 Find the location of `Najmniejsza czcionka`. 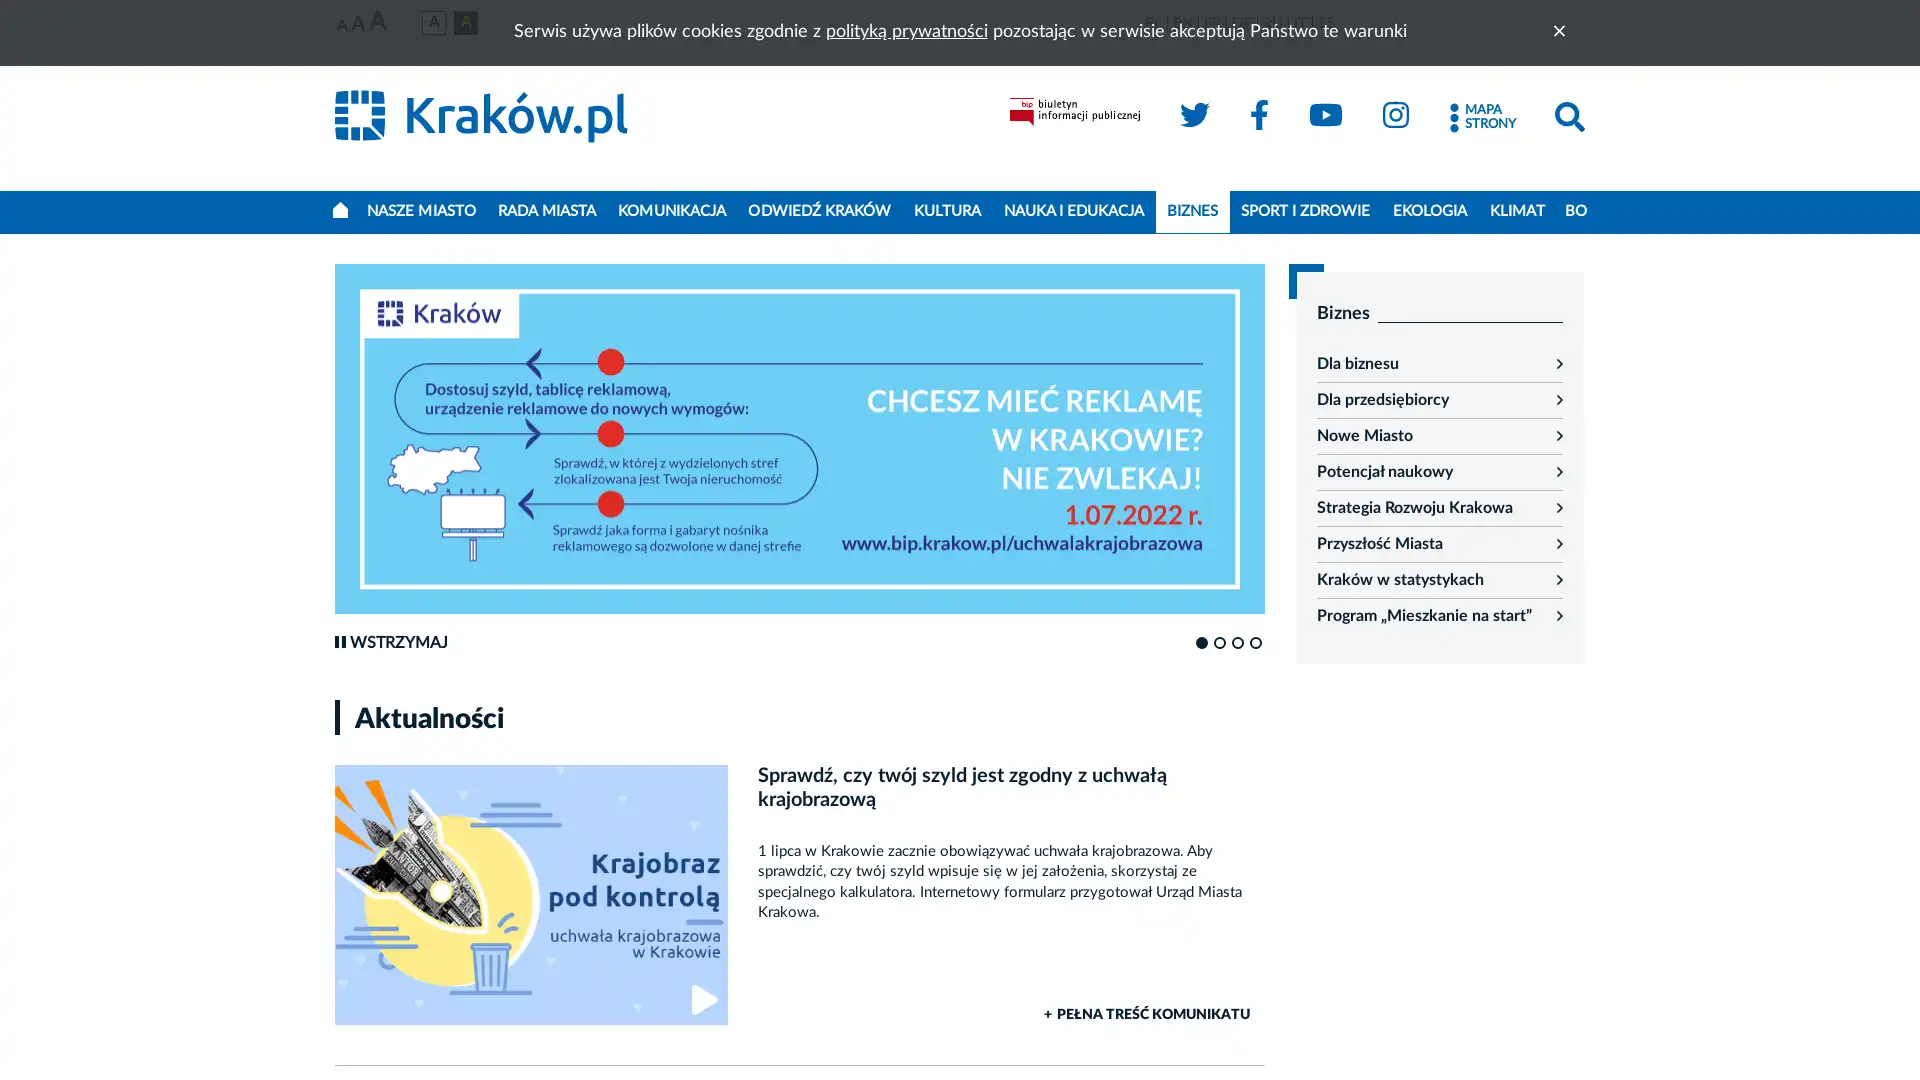

Najmniejsza czcionka is located at coordinates (341, 26).